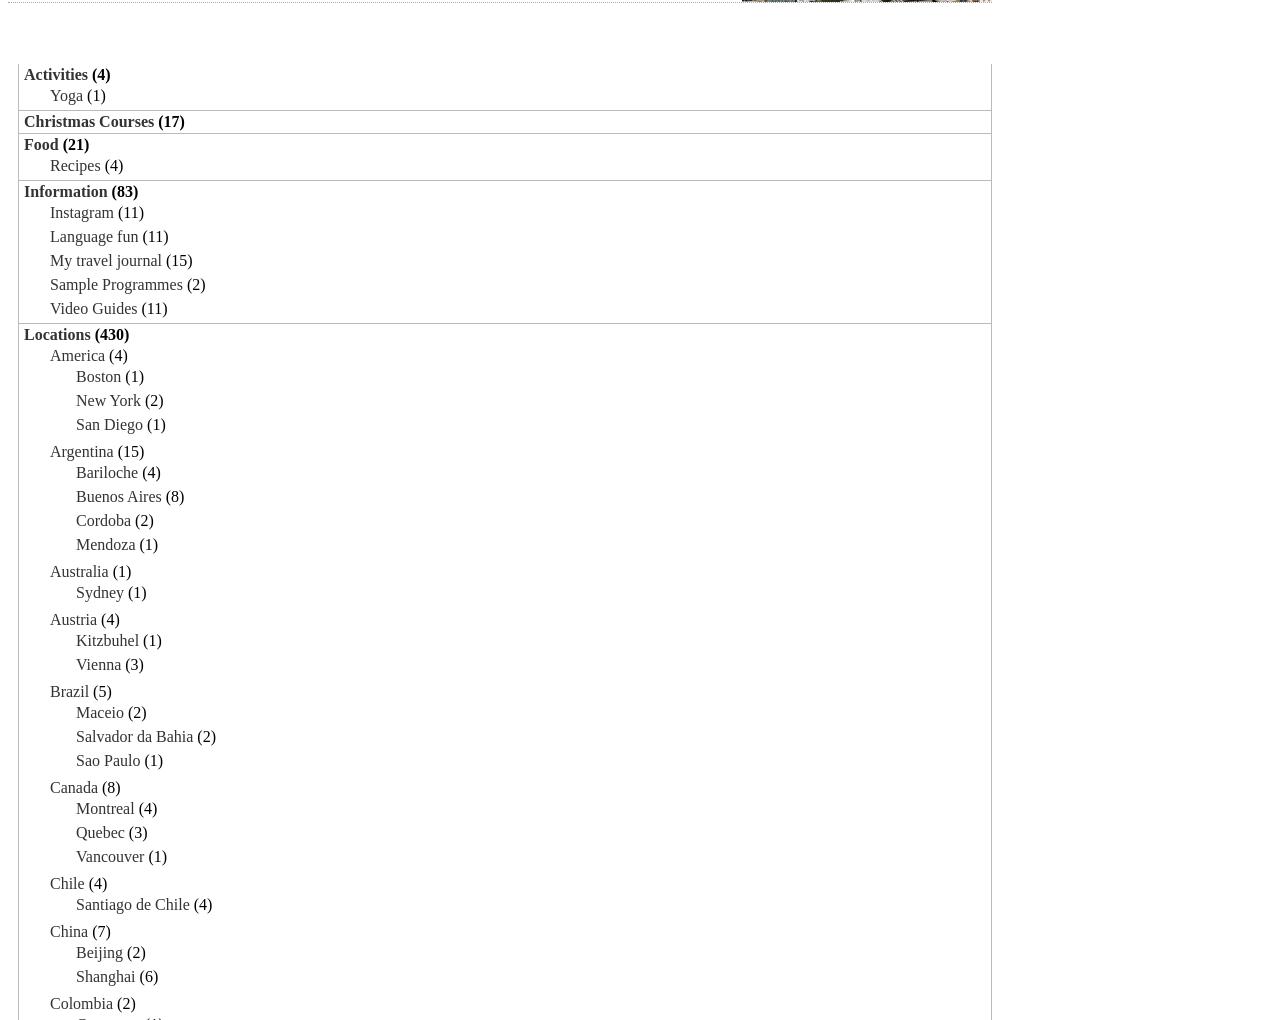 The width and height of the screenshot is (1271, 1020). Describe the element at coordinates (103, 518) in the screenshot. I see `'Cordoba'` at that location.